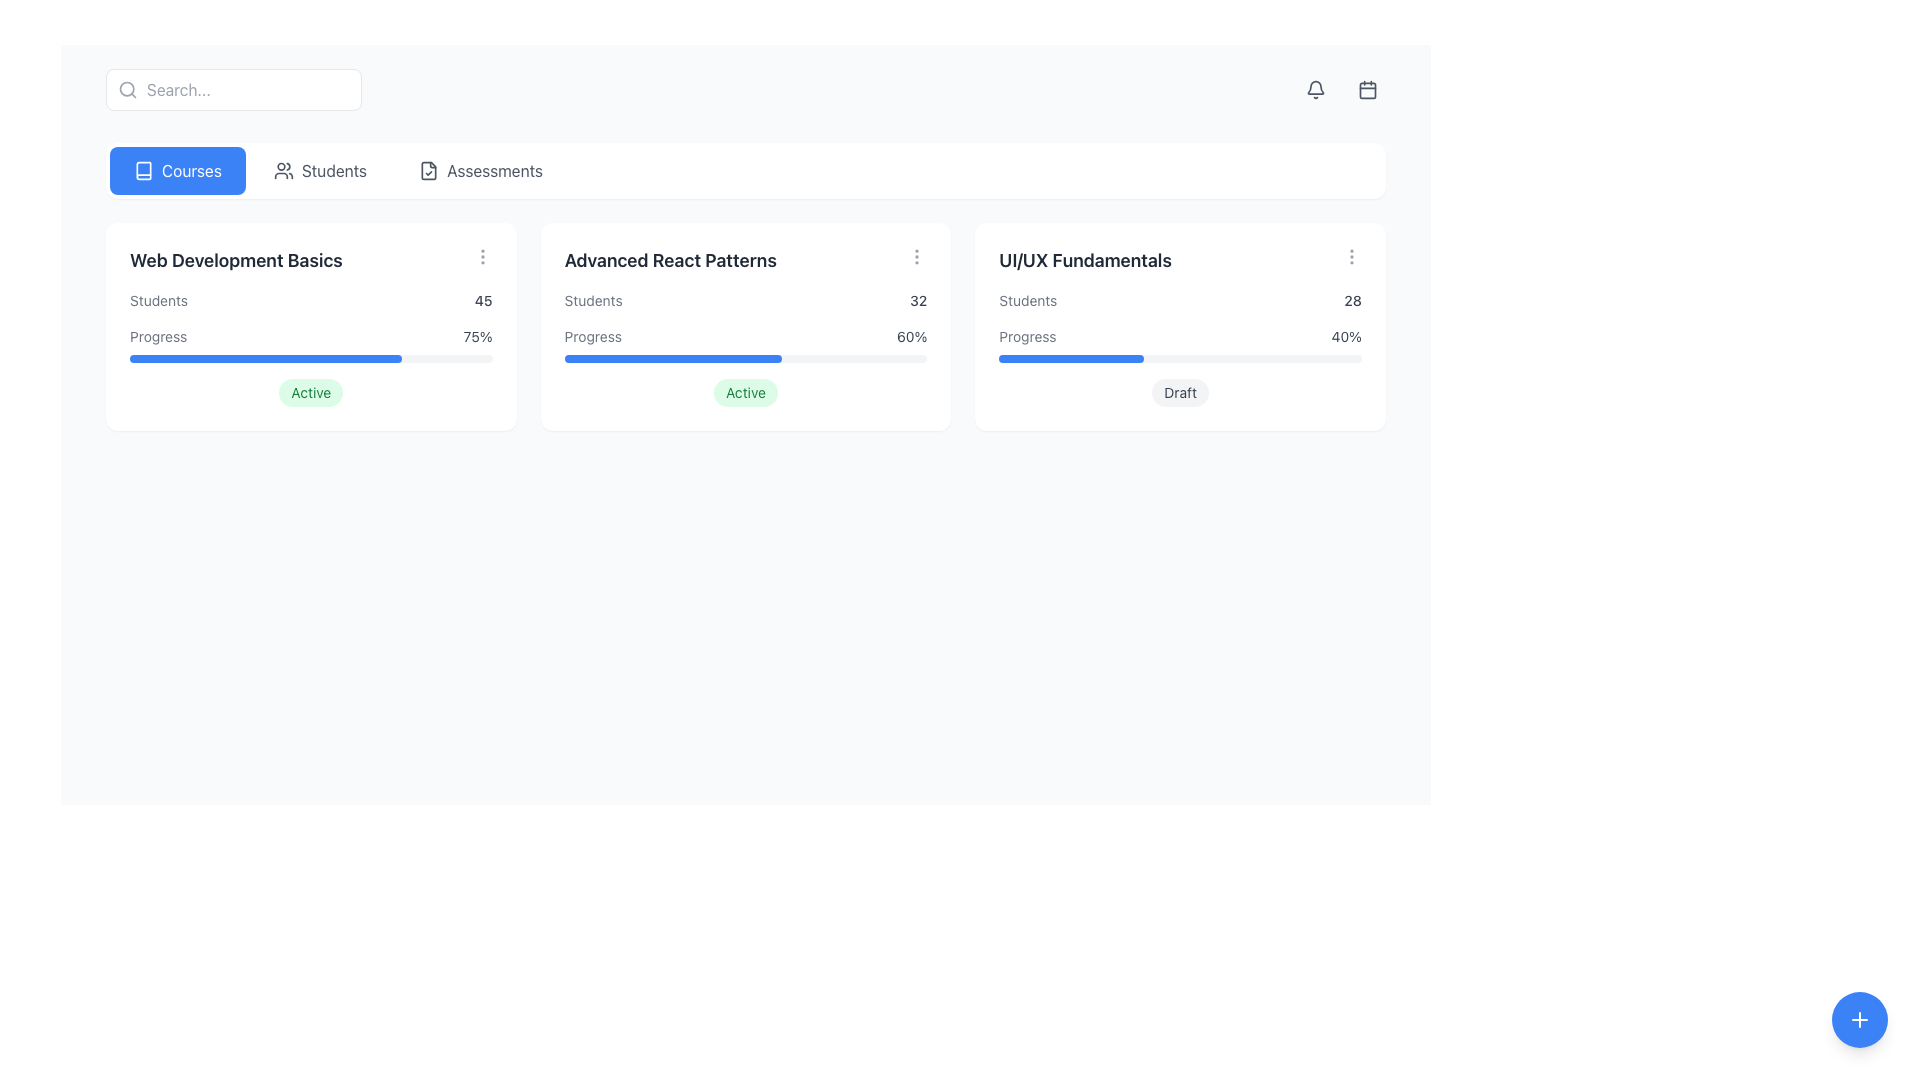 The image size is (1920, 1080). Describe the element at coordinates (744, 357) in the screenshot. I see `the progress bar located in the center card labeled 'Advanced React Patterns', which is filled 60% with blue and has rounded ends` at that location.